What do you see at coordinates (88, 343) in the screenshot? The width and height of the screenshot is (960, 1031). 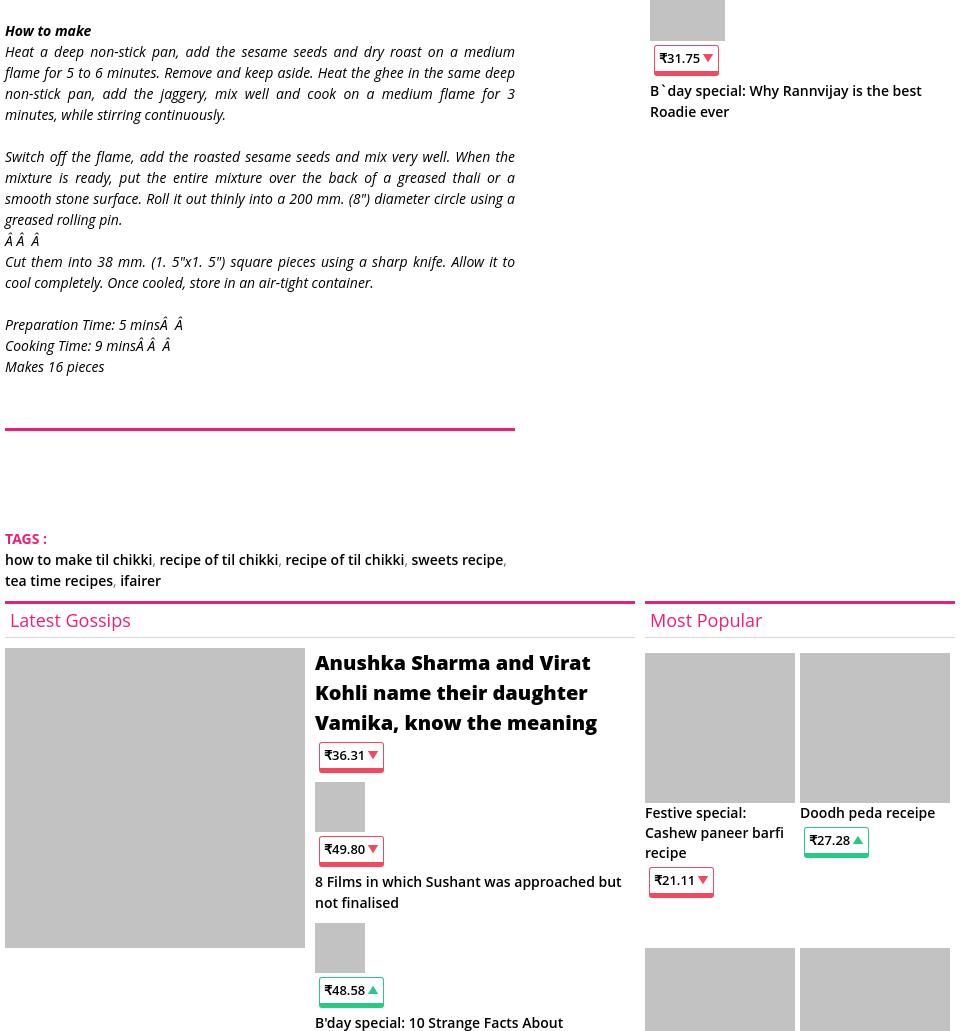 I see `'Cooking Time: 9 minsÂ Â  Â'` at bounding box center [88, 343].